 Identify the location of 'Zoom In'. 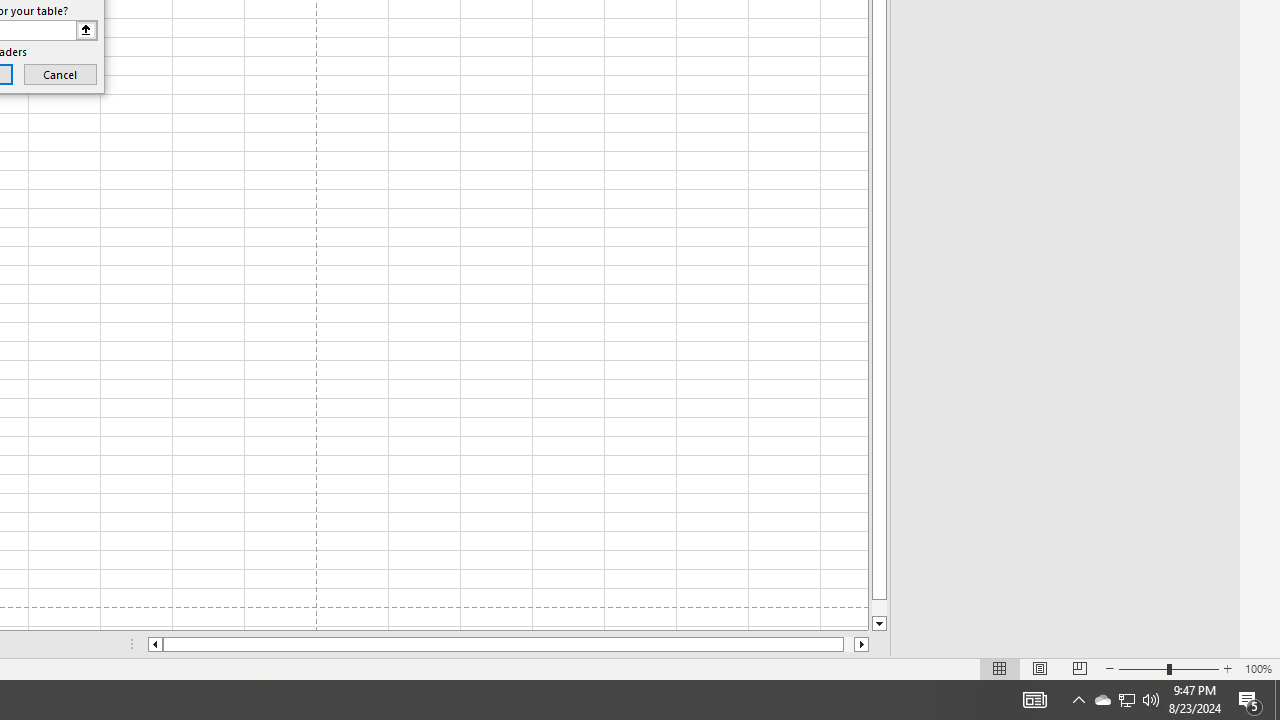
(1226, 669).